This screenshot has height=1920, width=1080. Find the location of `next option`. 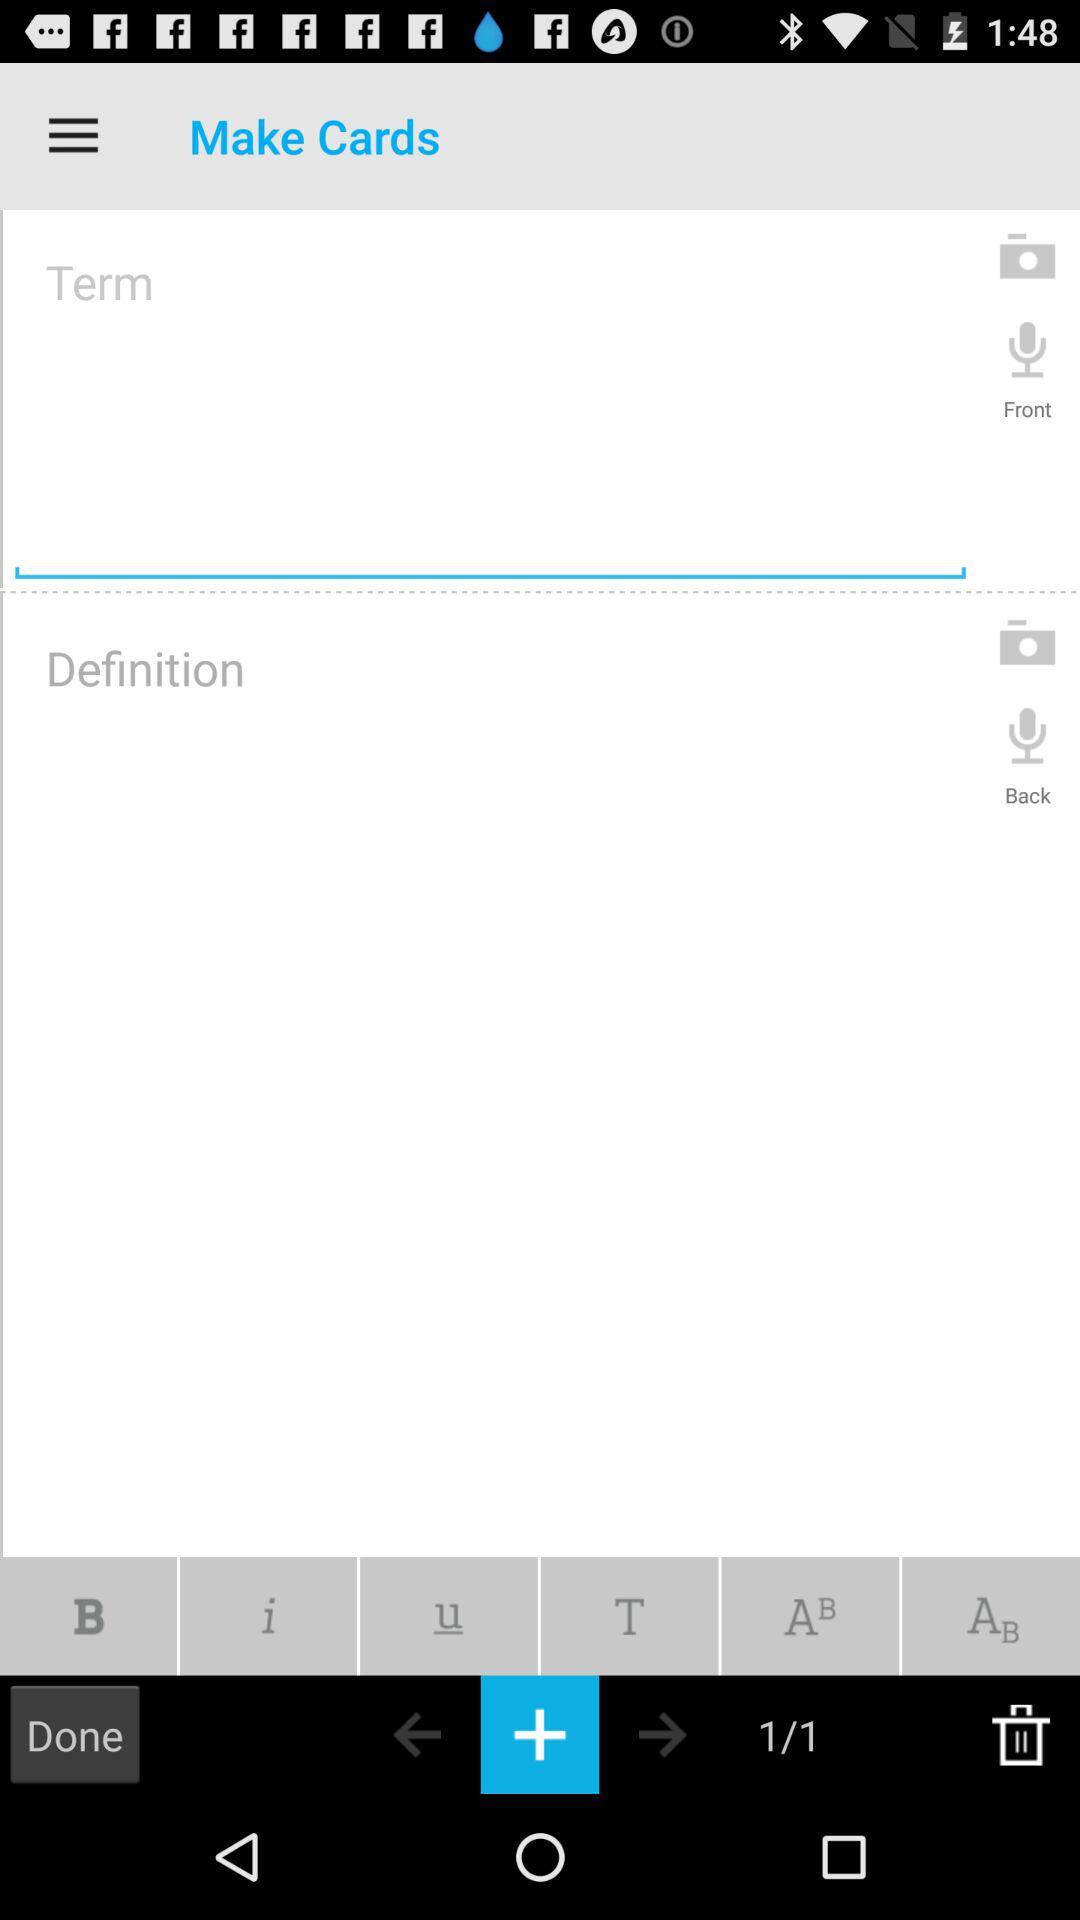

next option is located at coordinates (697, 1733).